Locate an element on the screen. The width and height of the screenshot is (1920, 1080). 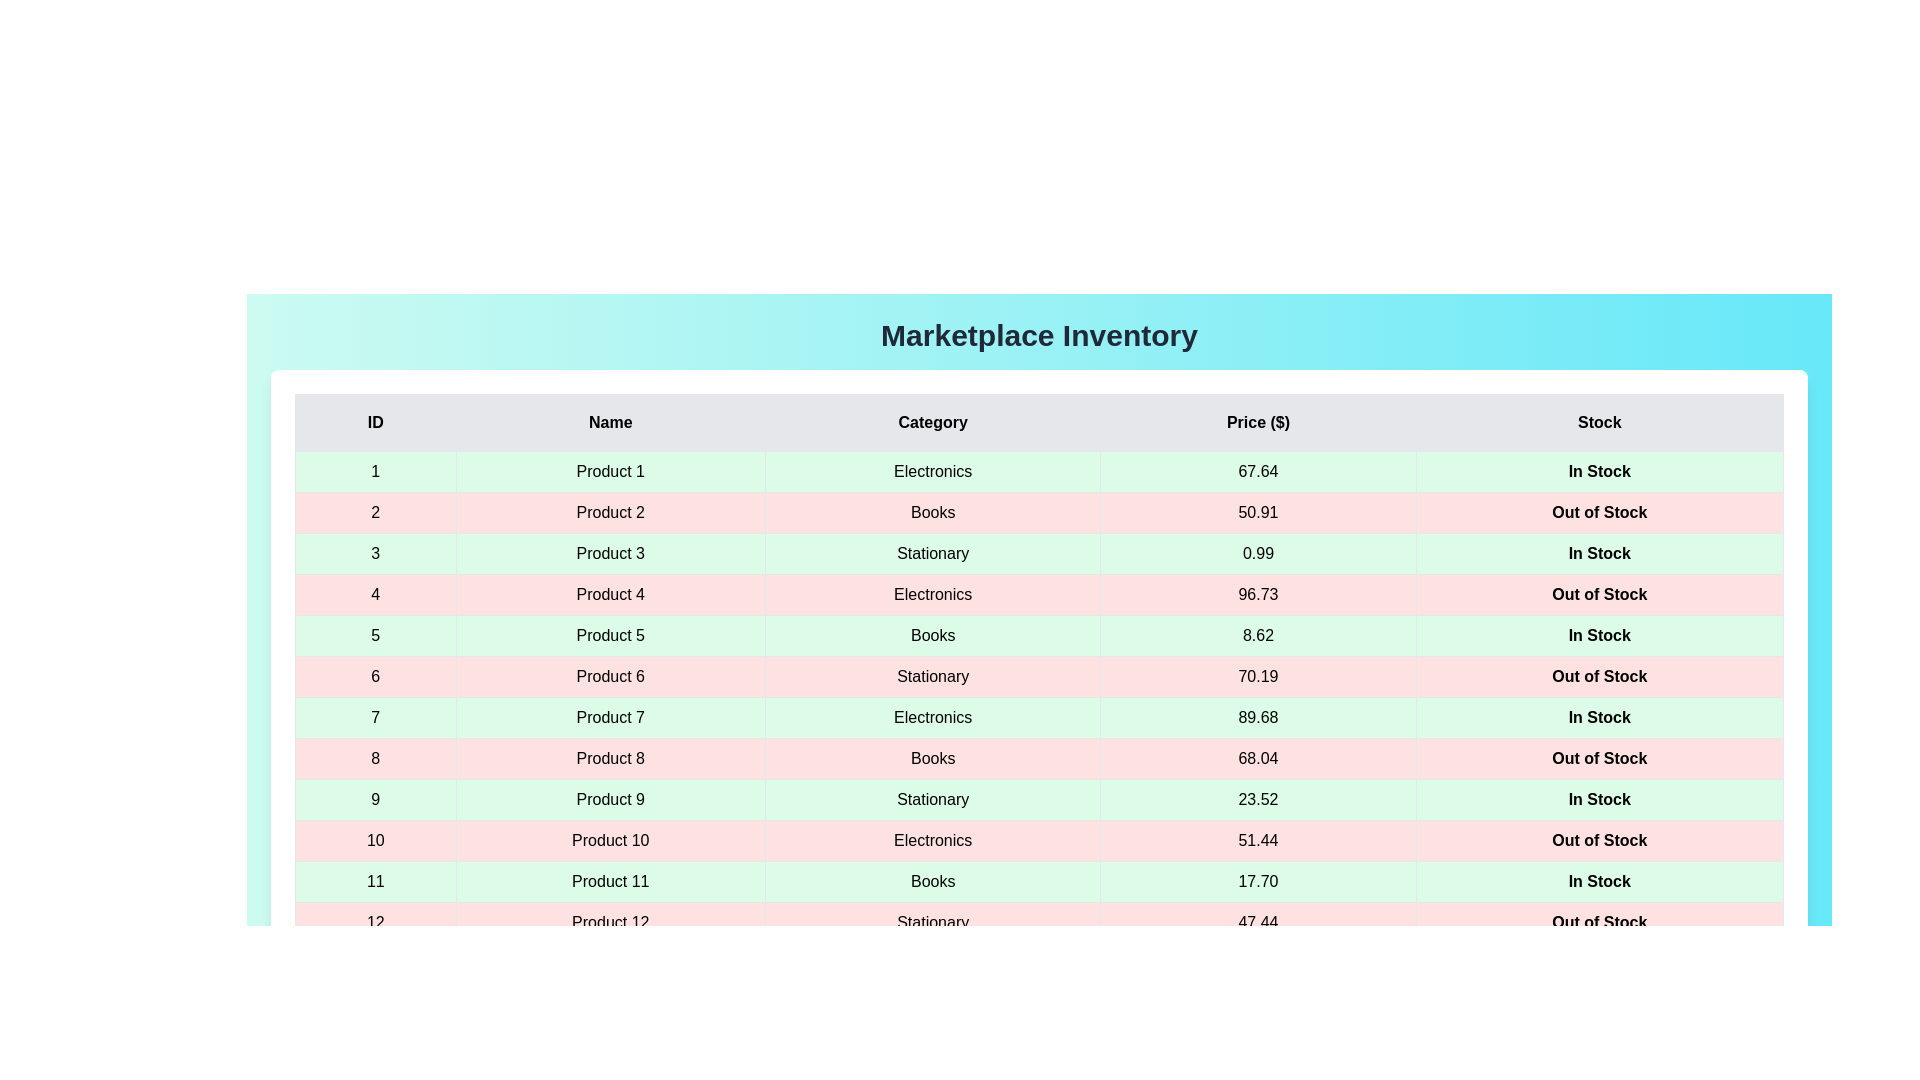
the column header labeled 'Stock' to sort the table by that column is located at coordinates (1598, 422).